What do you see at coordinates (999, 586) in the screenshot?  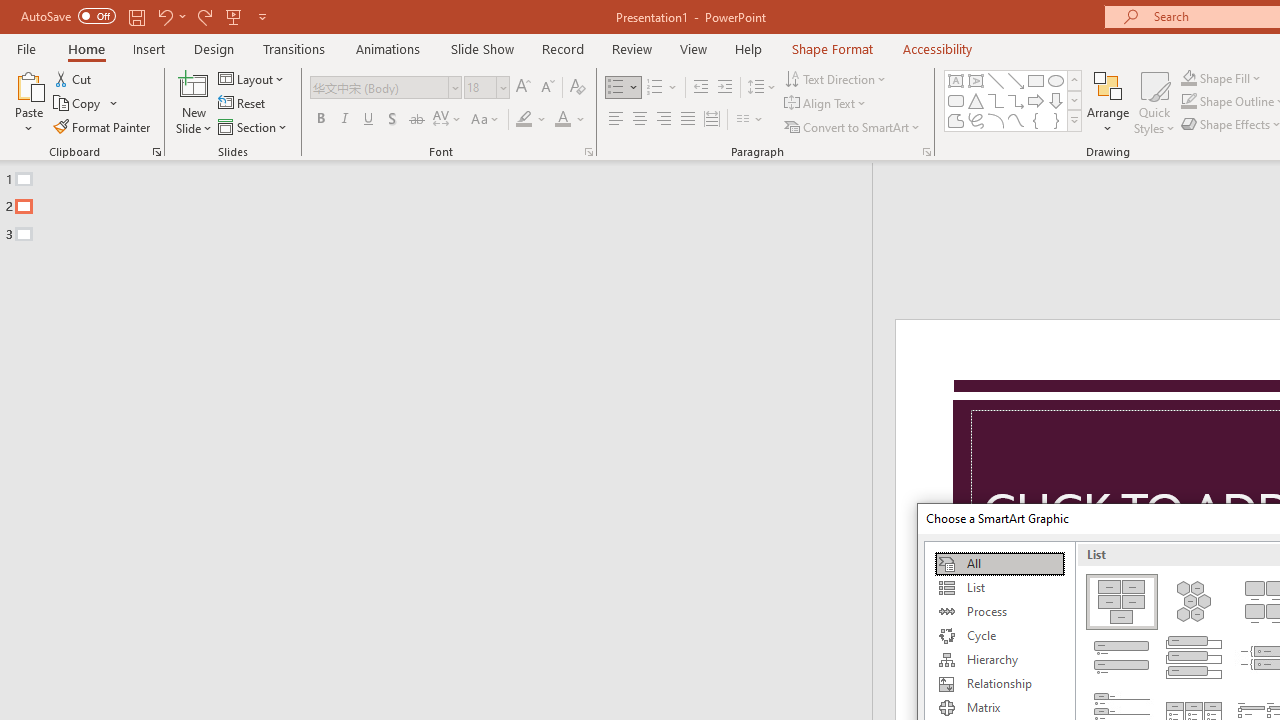 I see `'List'` at bounding box center [999, 586].